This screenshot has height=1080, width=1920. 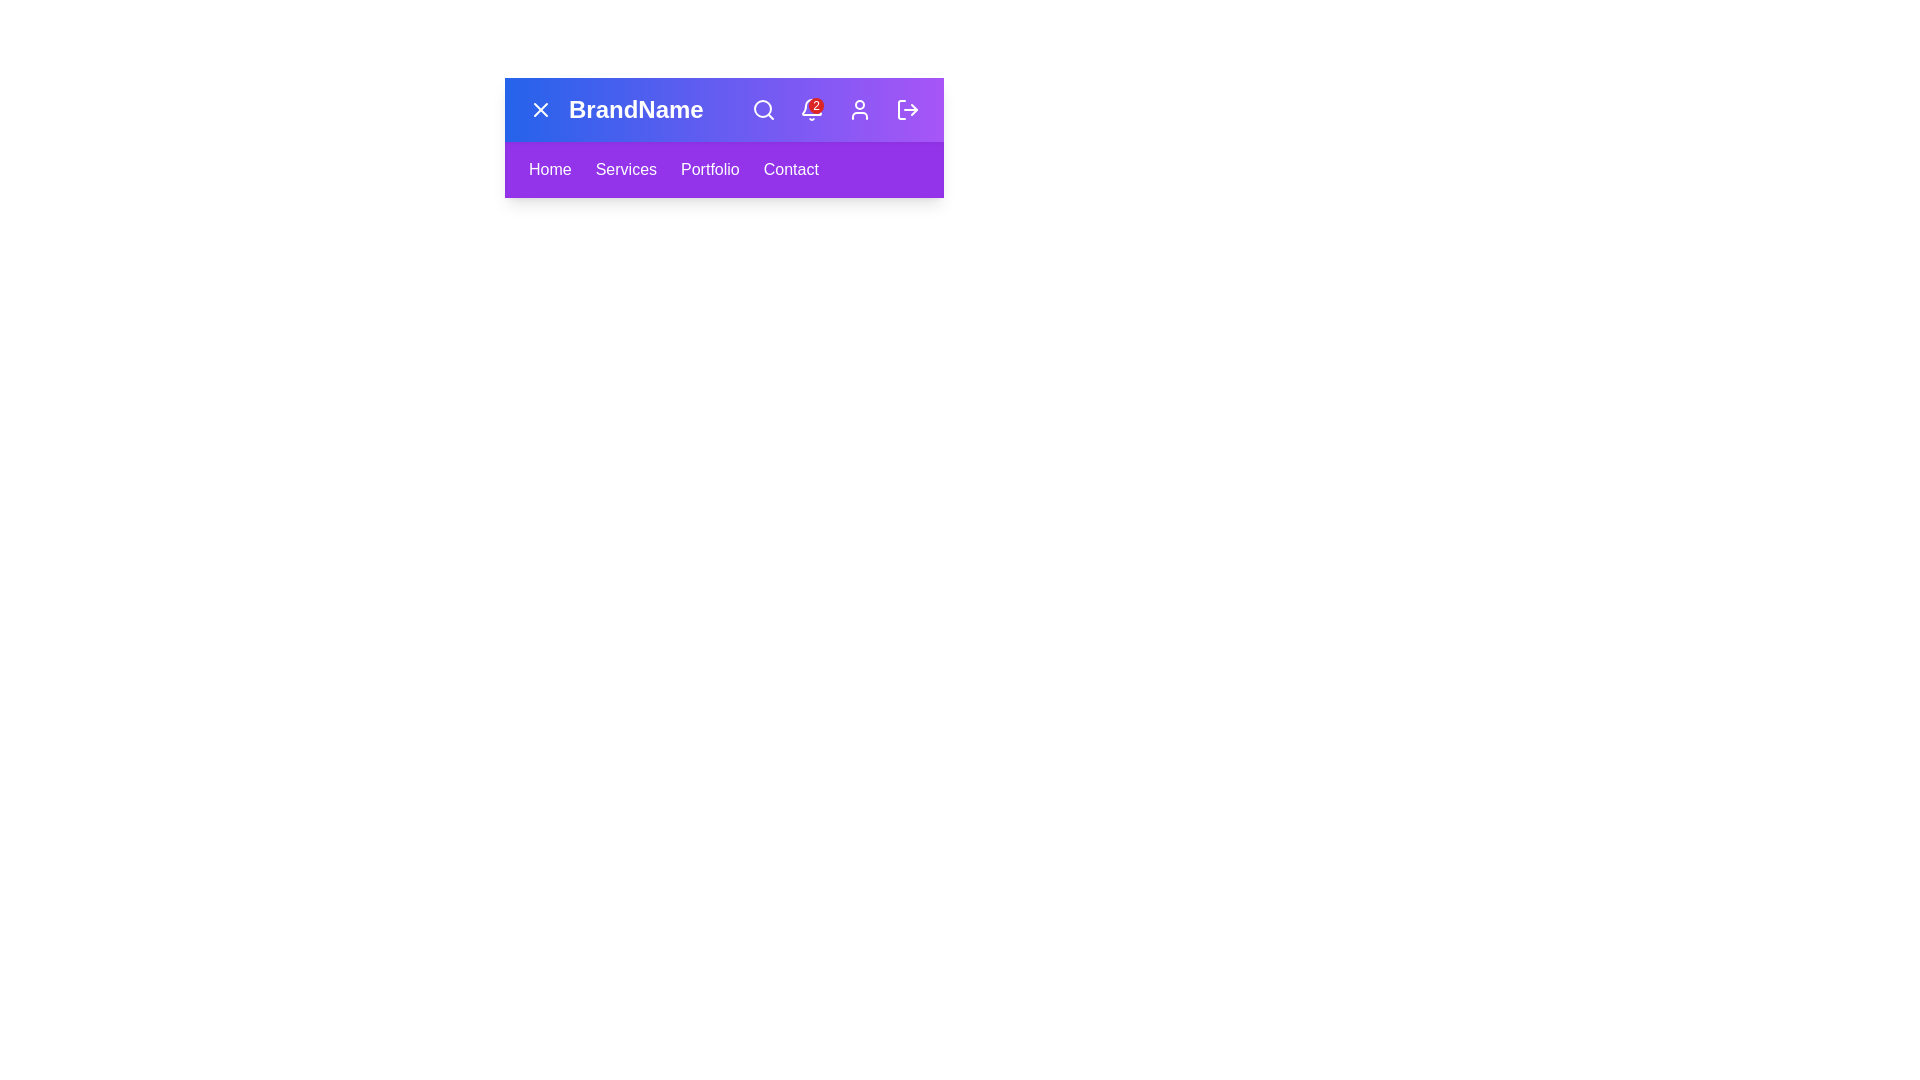 What do you see at coordinates (790, 168) in the screenshot?
I see `the navigation link labeled 'Contact' located at the rightmost edge of the navigation menu` at bounding box center [790, 168].